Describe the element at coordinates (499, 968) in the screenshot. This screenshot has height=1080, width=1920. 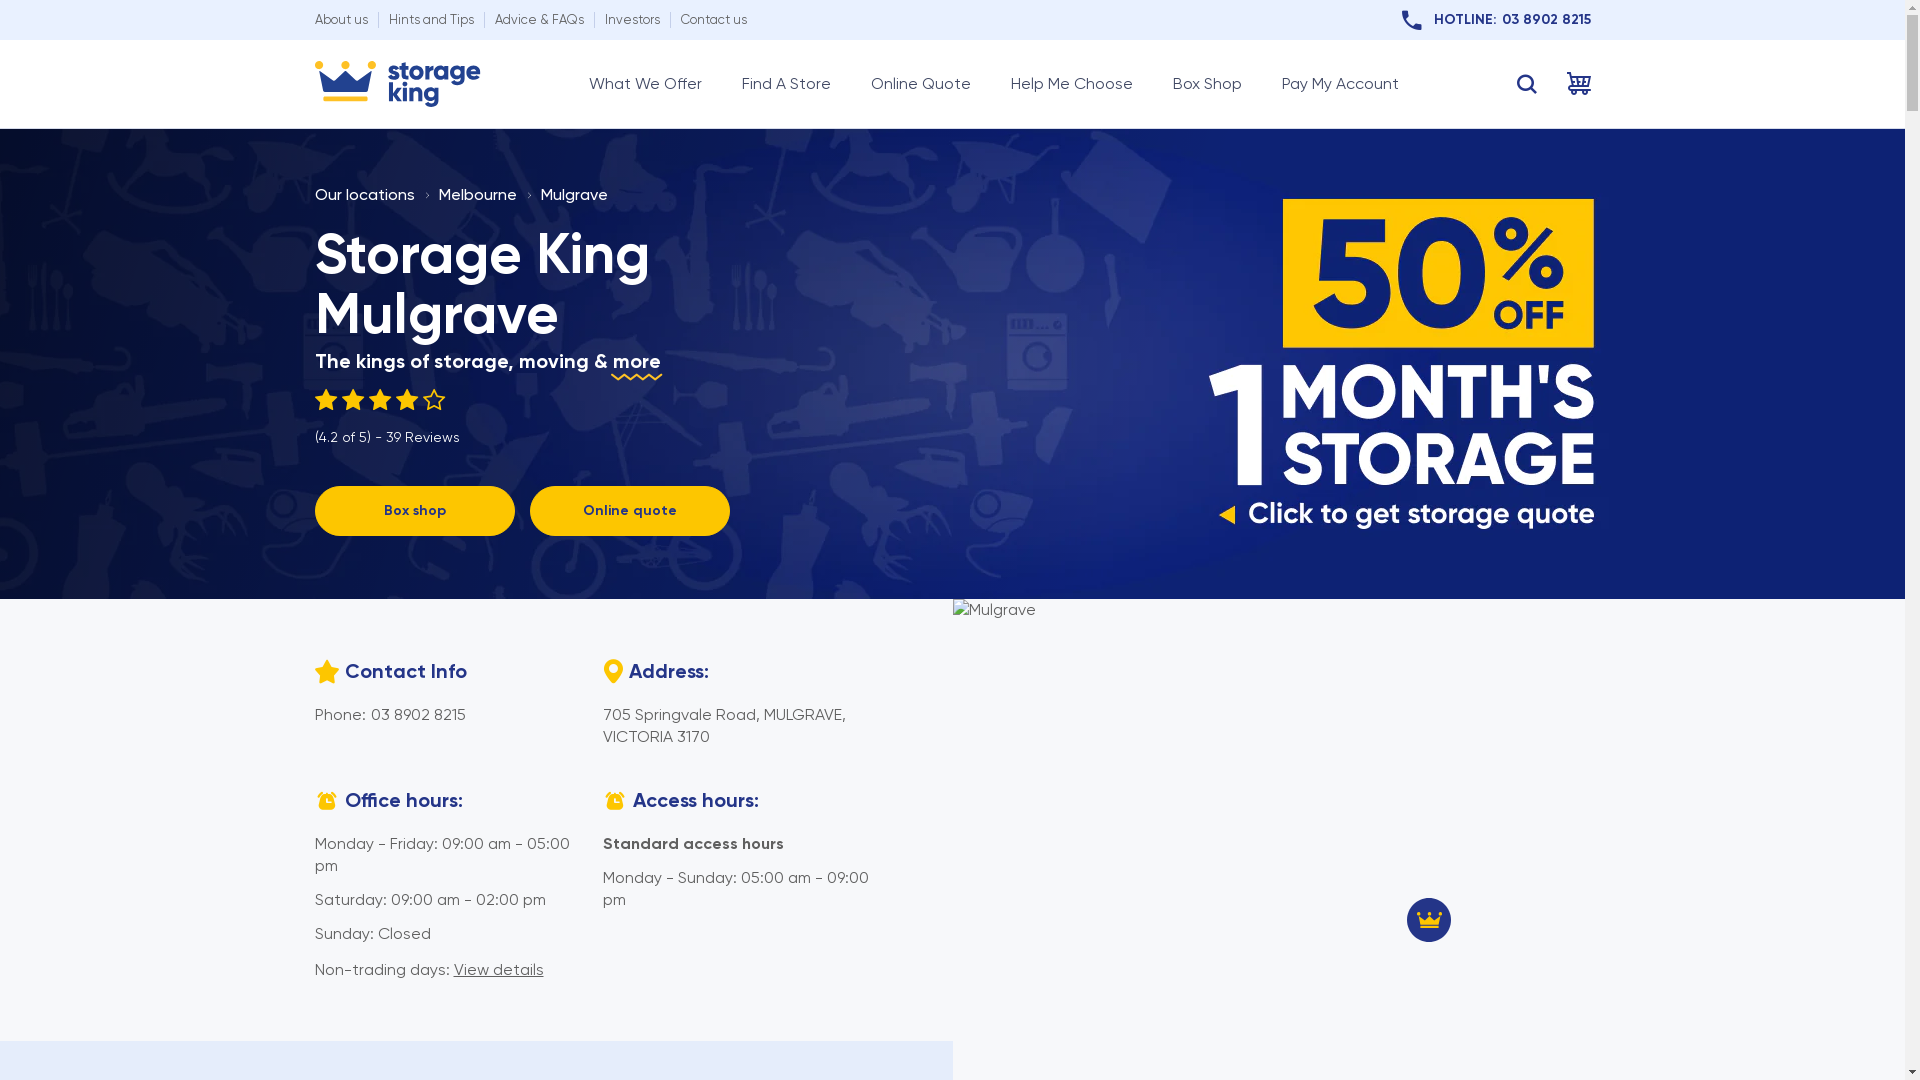
I see `'View details'` at that location.